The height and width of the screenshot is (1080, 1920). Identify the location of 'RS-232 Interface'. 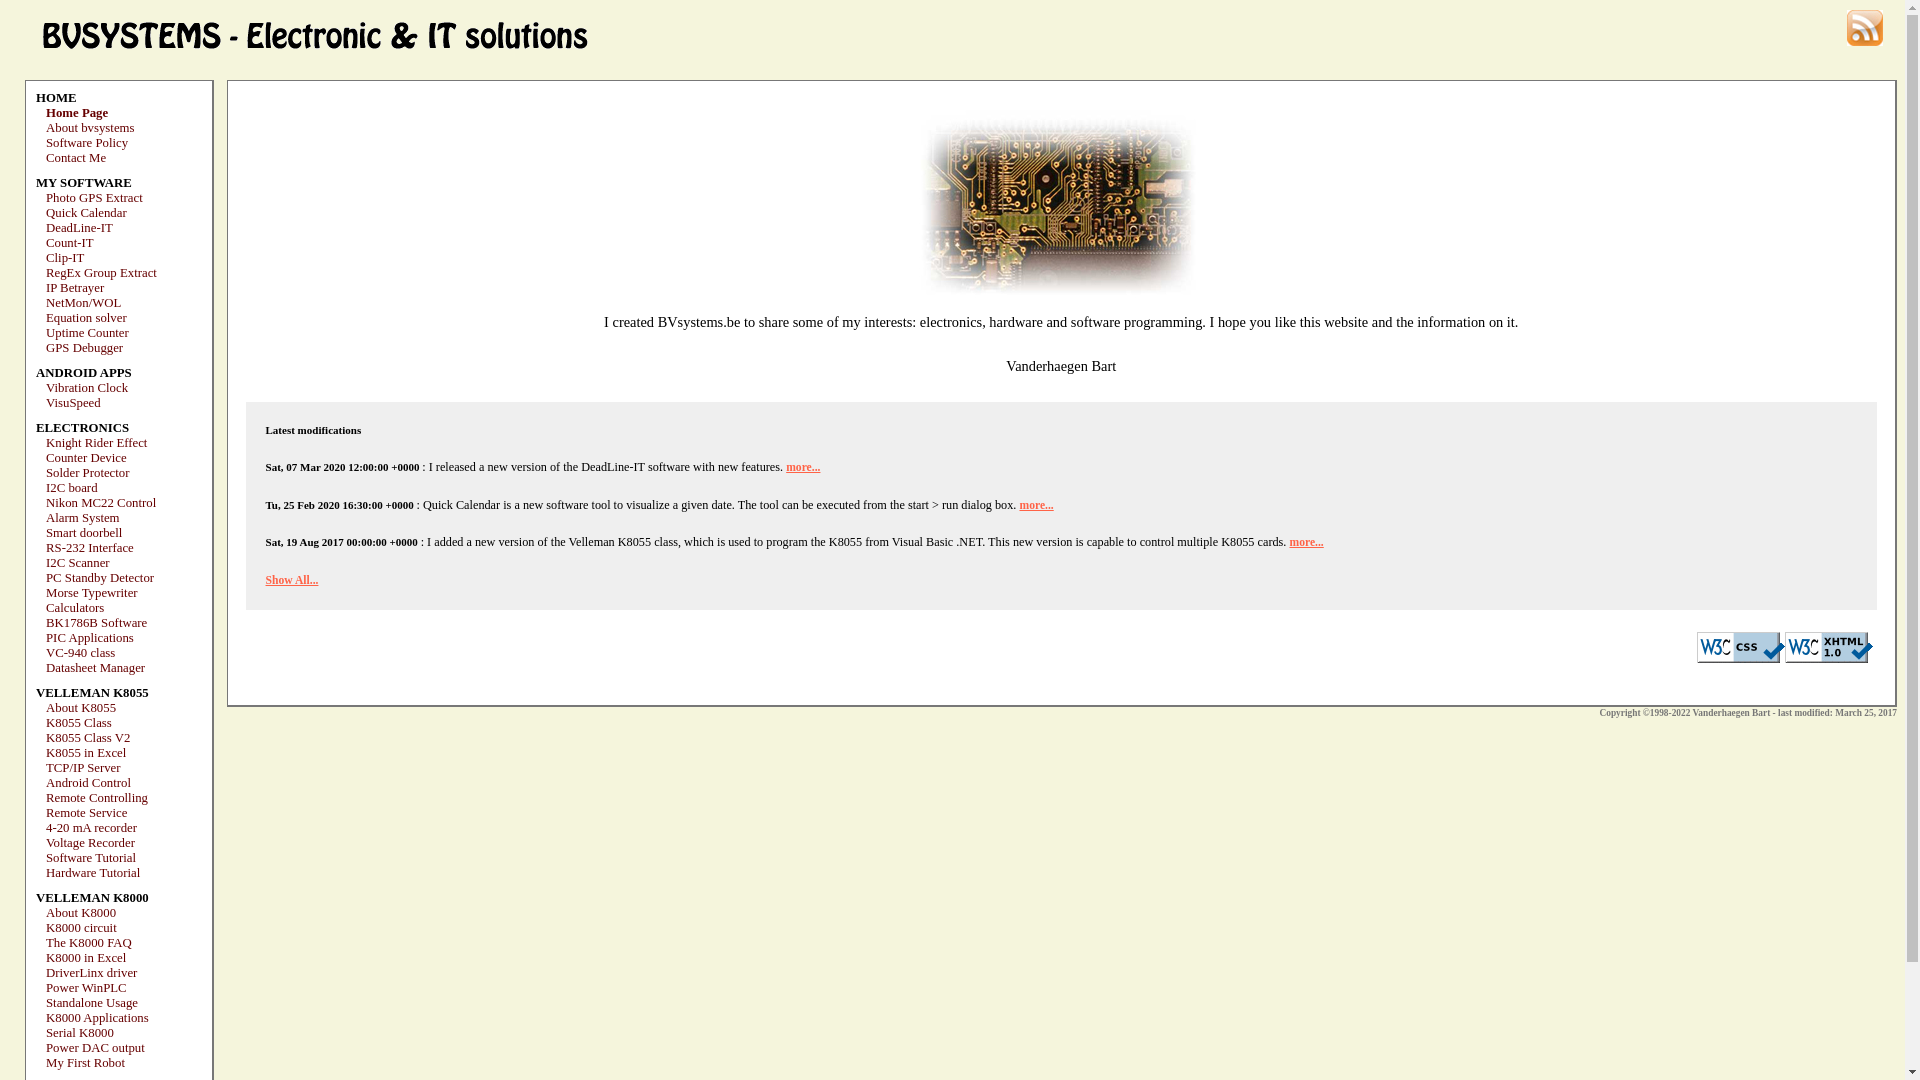
(89, 547).